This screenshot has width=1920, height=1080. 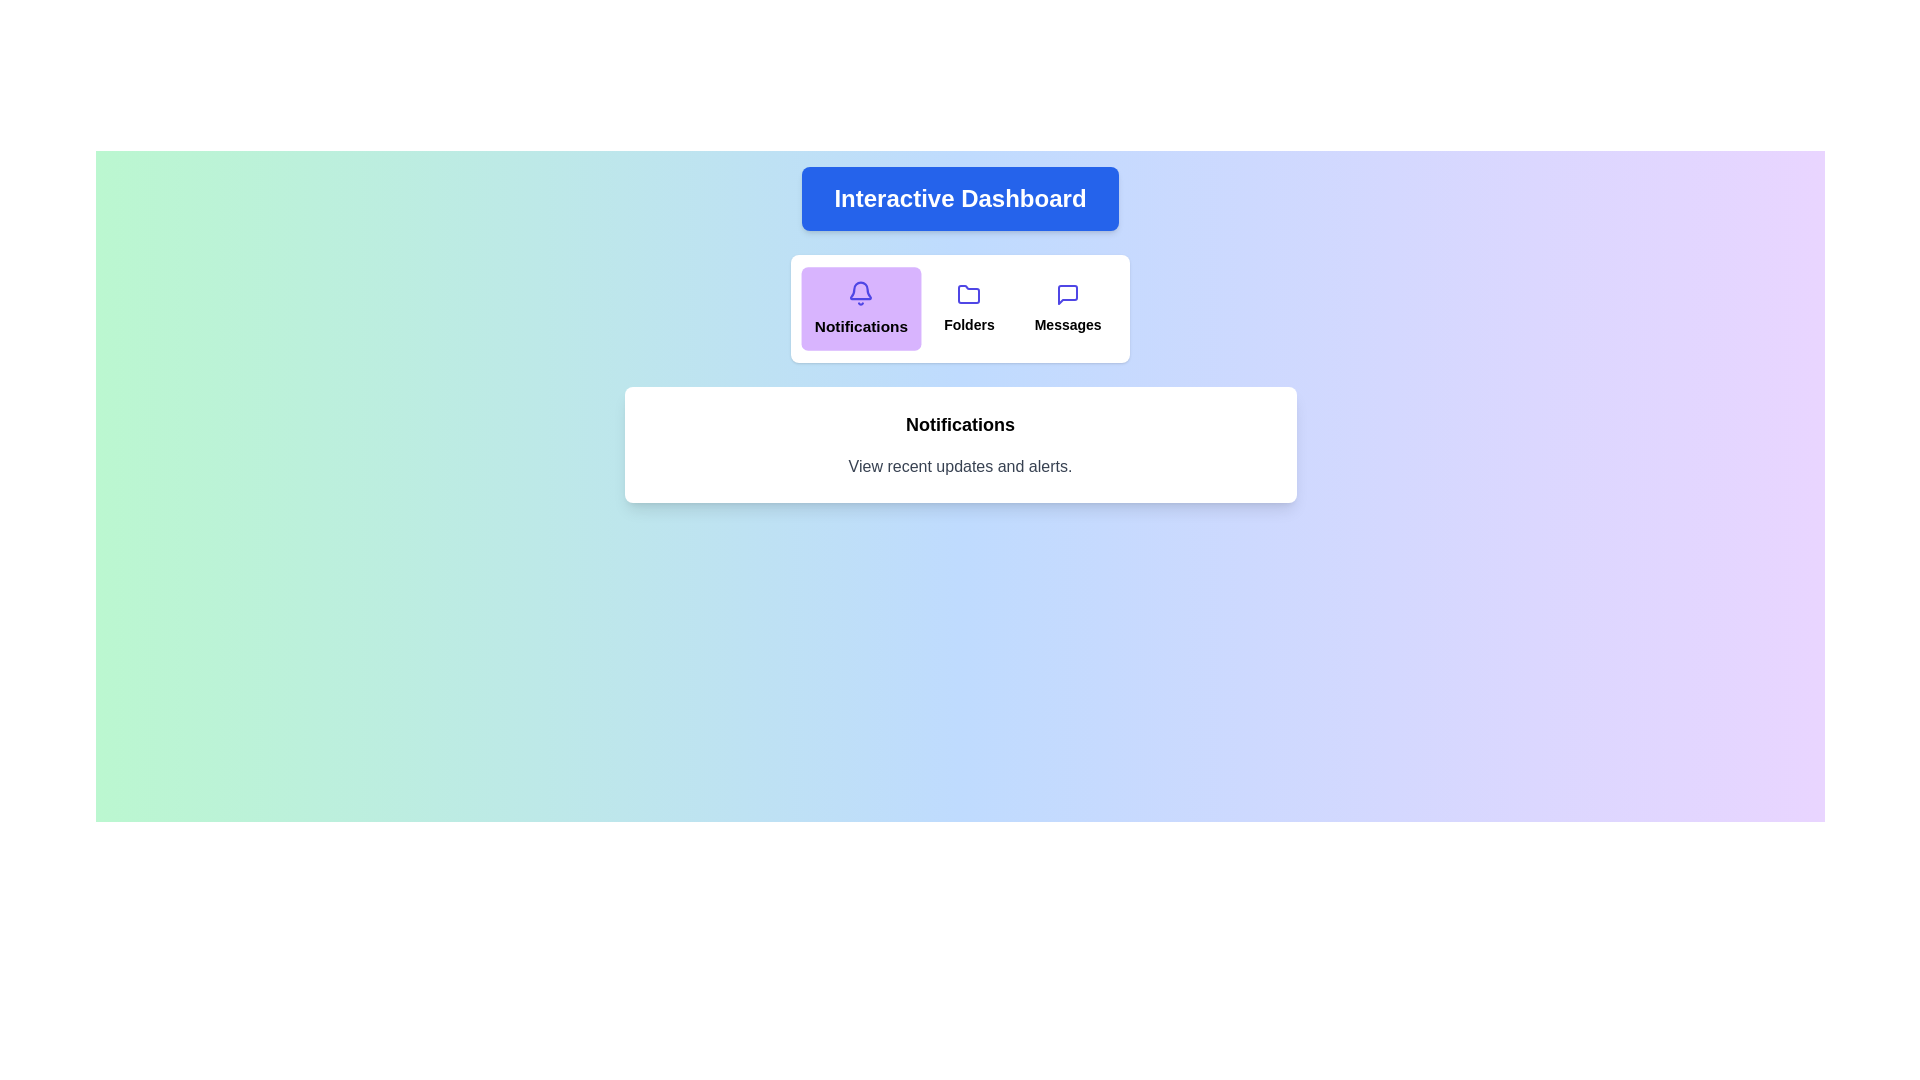 I want to click on the section labeled 'Folders' by clicking the corresponding button, so click(x=969, y=308).